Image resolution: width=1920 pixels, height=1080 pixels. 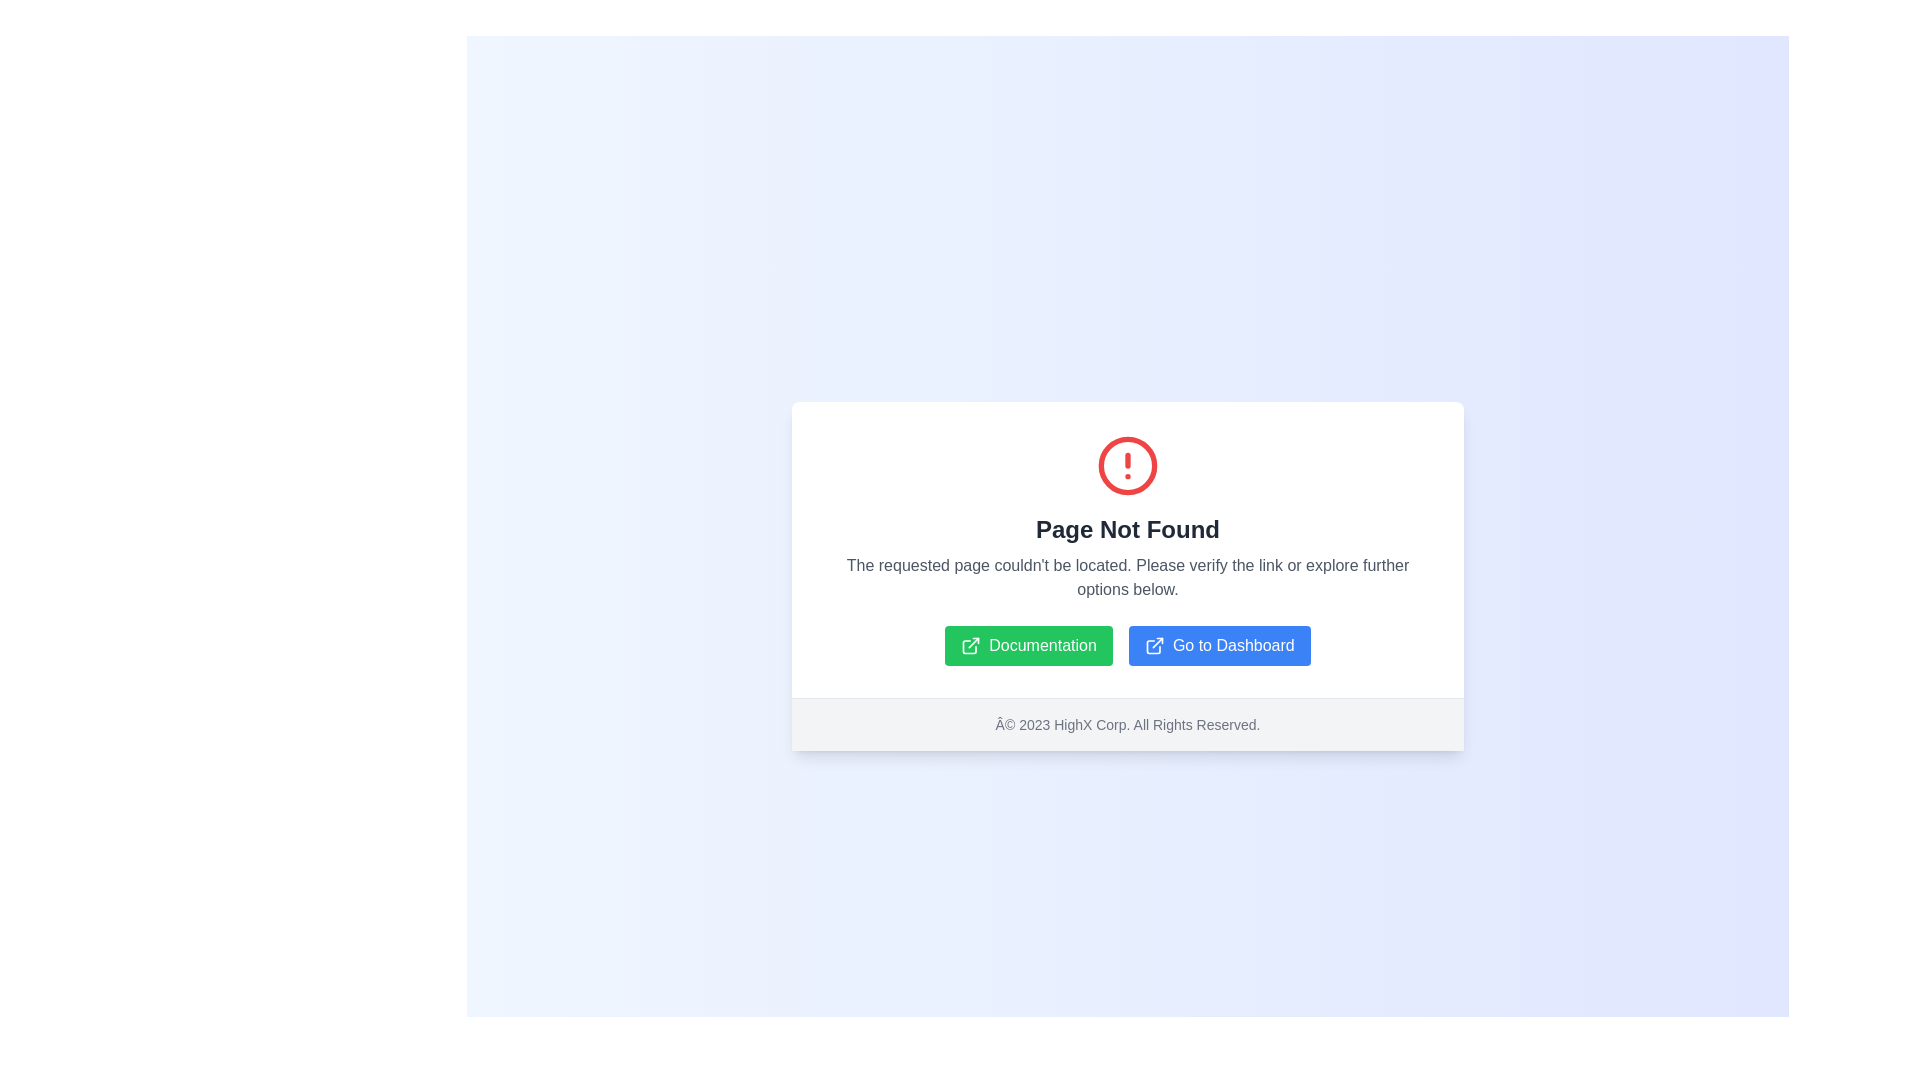 I want to click on the text display element that shows 'The requested page couldn't be located. Please verify the link or explore further options below.', so click(x=1128, y=577).